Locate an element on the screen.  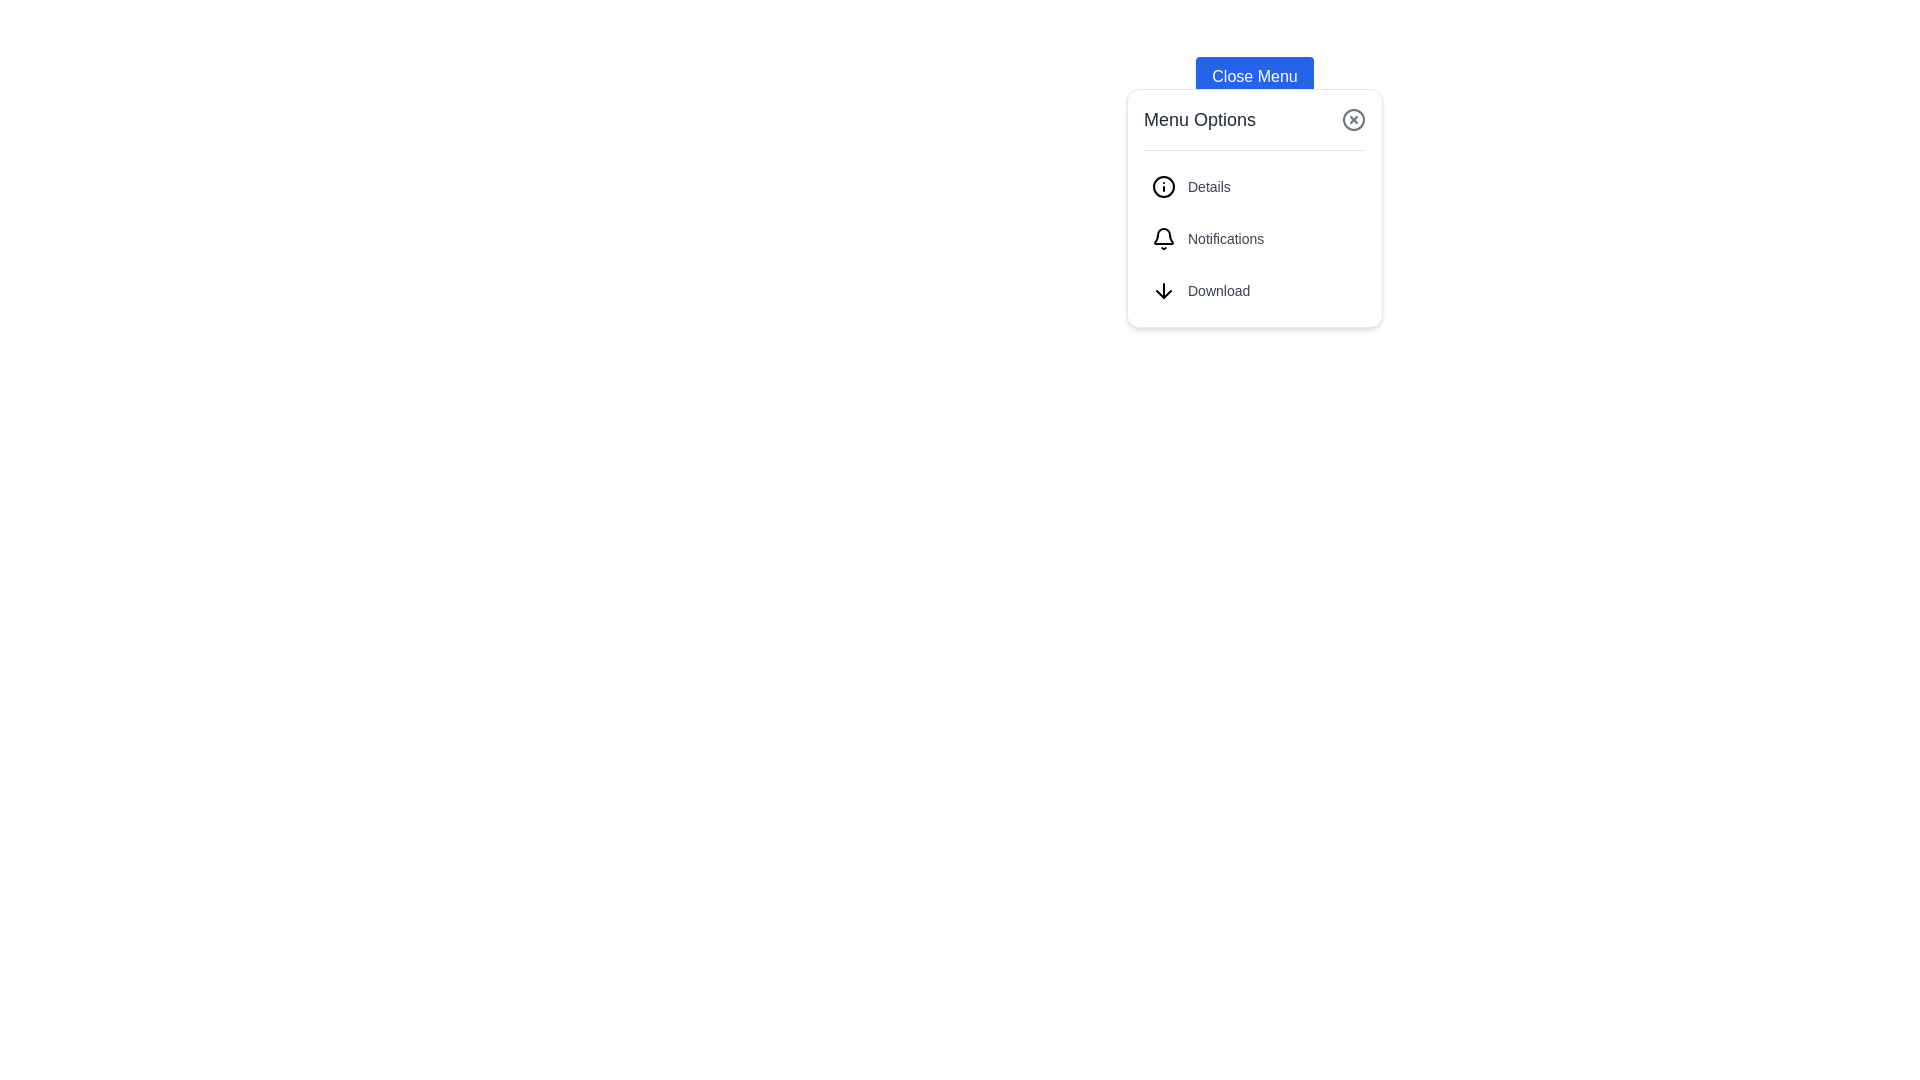
the close button located at the top of the menu component is located at coordinates (1253, 76).